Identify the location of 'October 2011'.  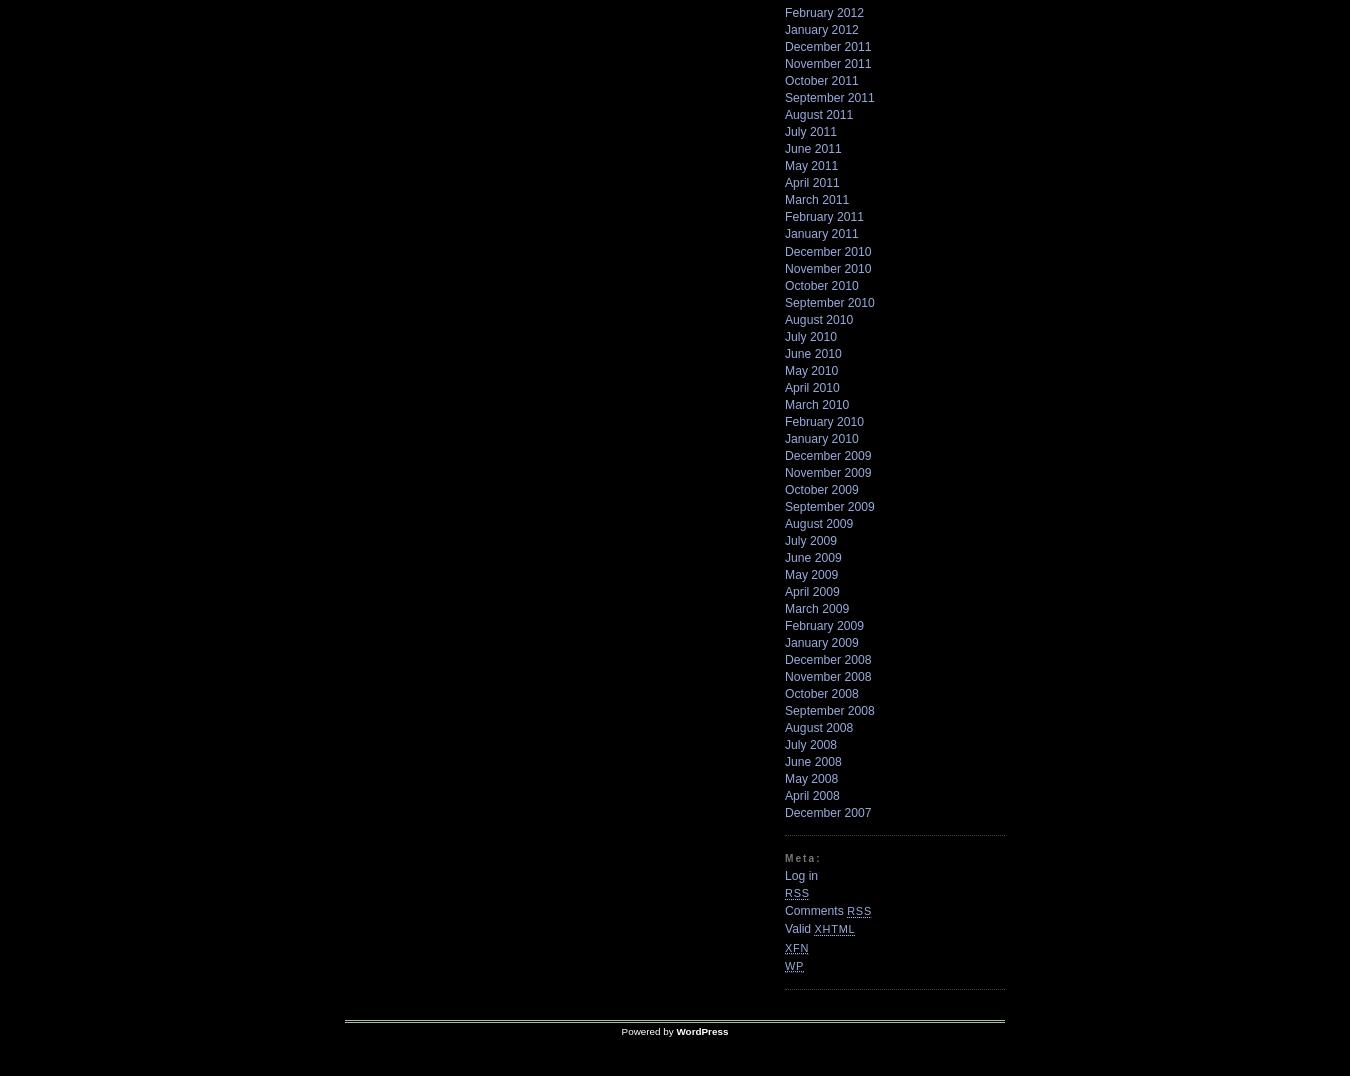
(821, 81).